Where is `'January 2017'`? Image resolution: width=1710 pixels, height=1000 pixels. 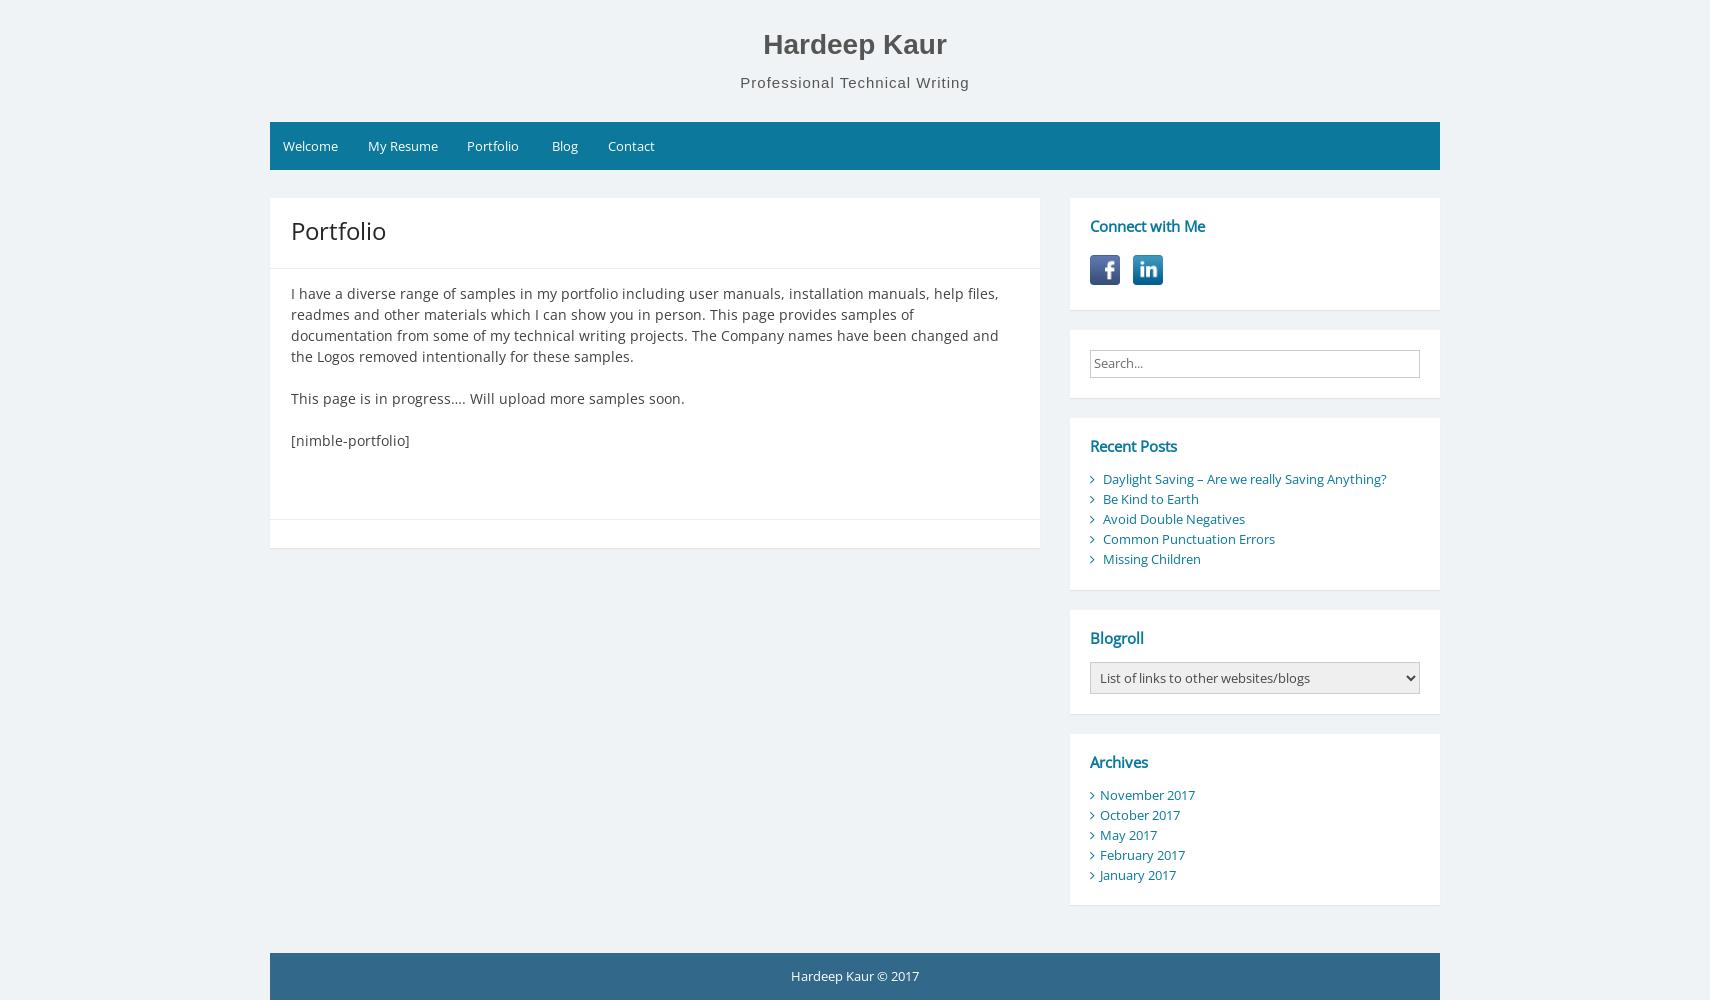 'January 2017' is located at coordinates (1098, 873).